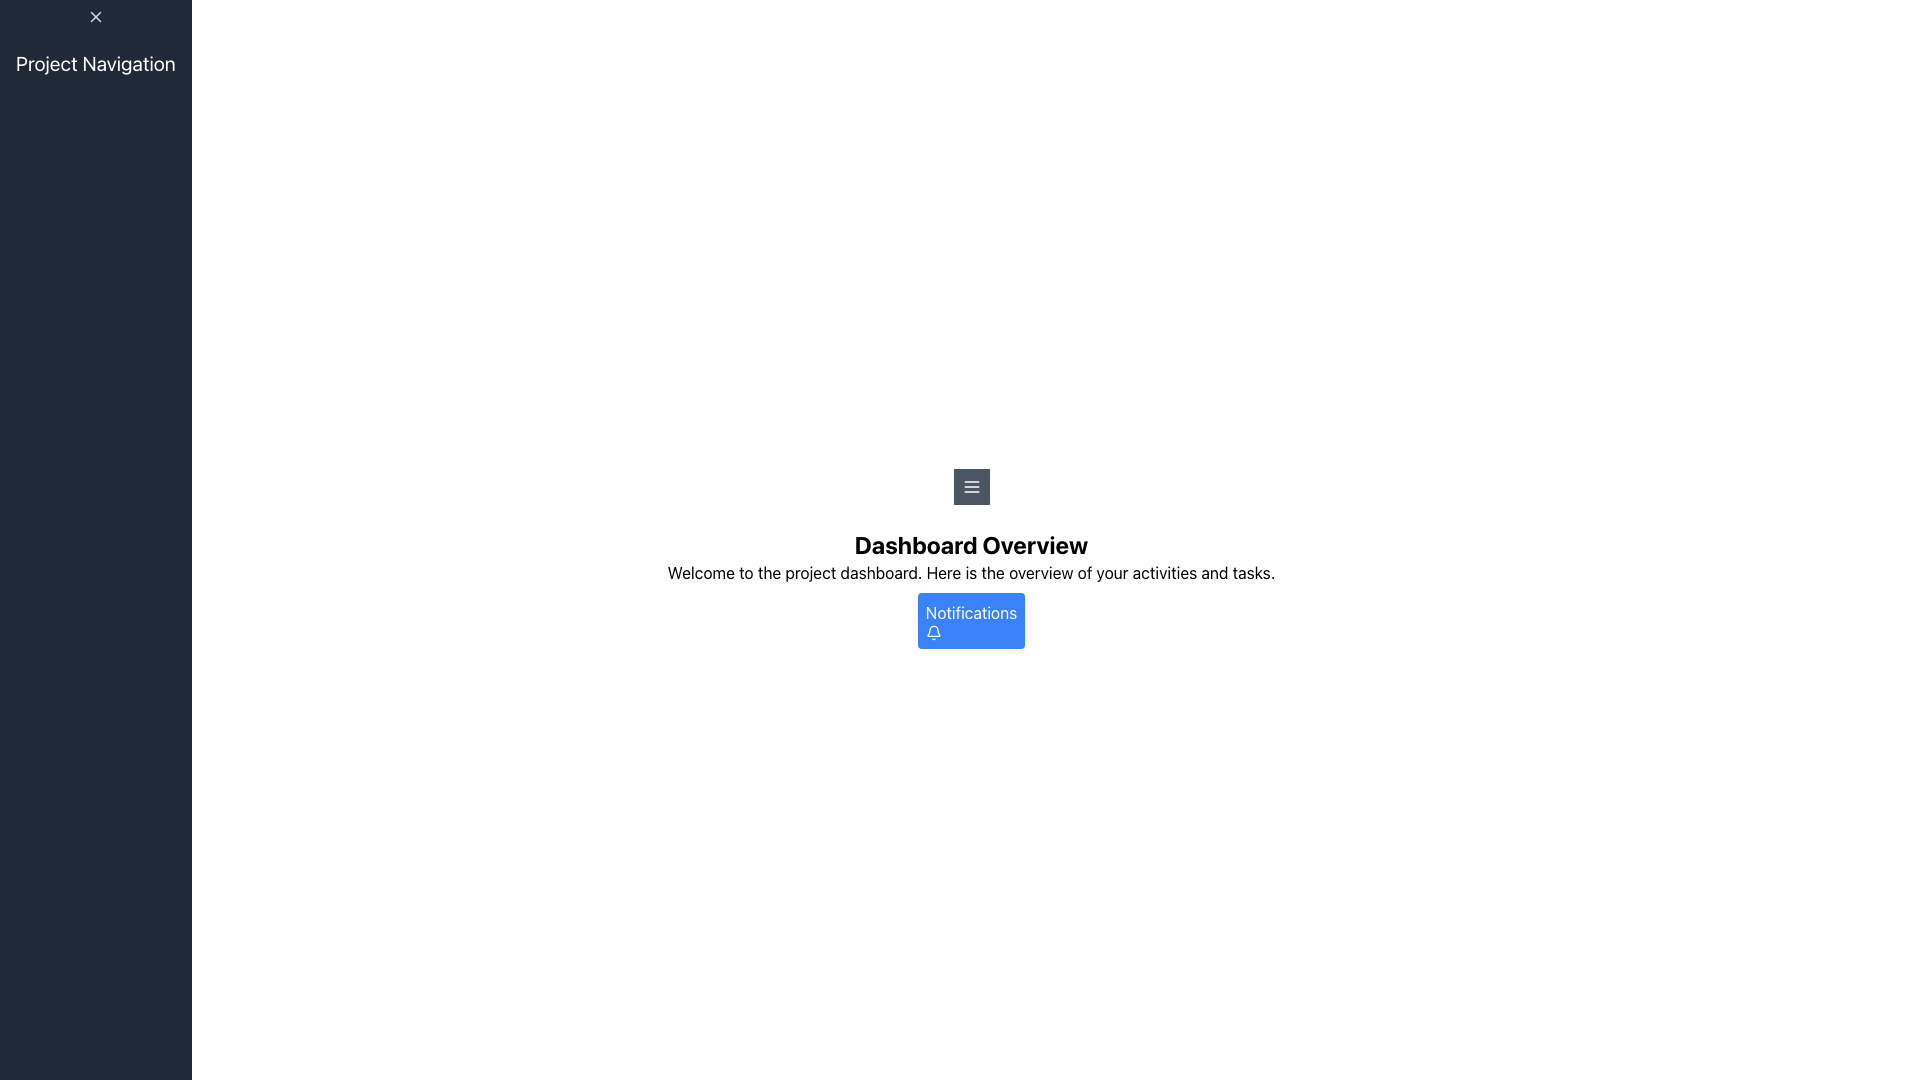 The width and height of the screenshot is (1920, 1080). I want to click on the 'Notifications' button which contains the bell icon, so click(932, 631).